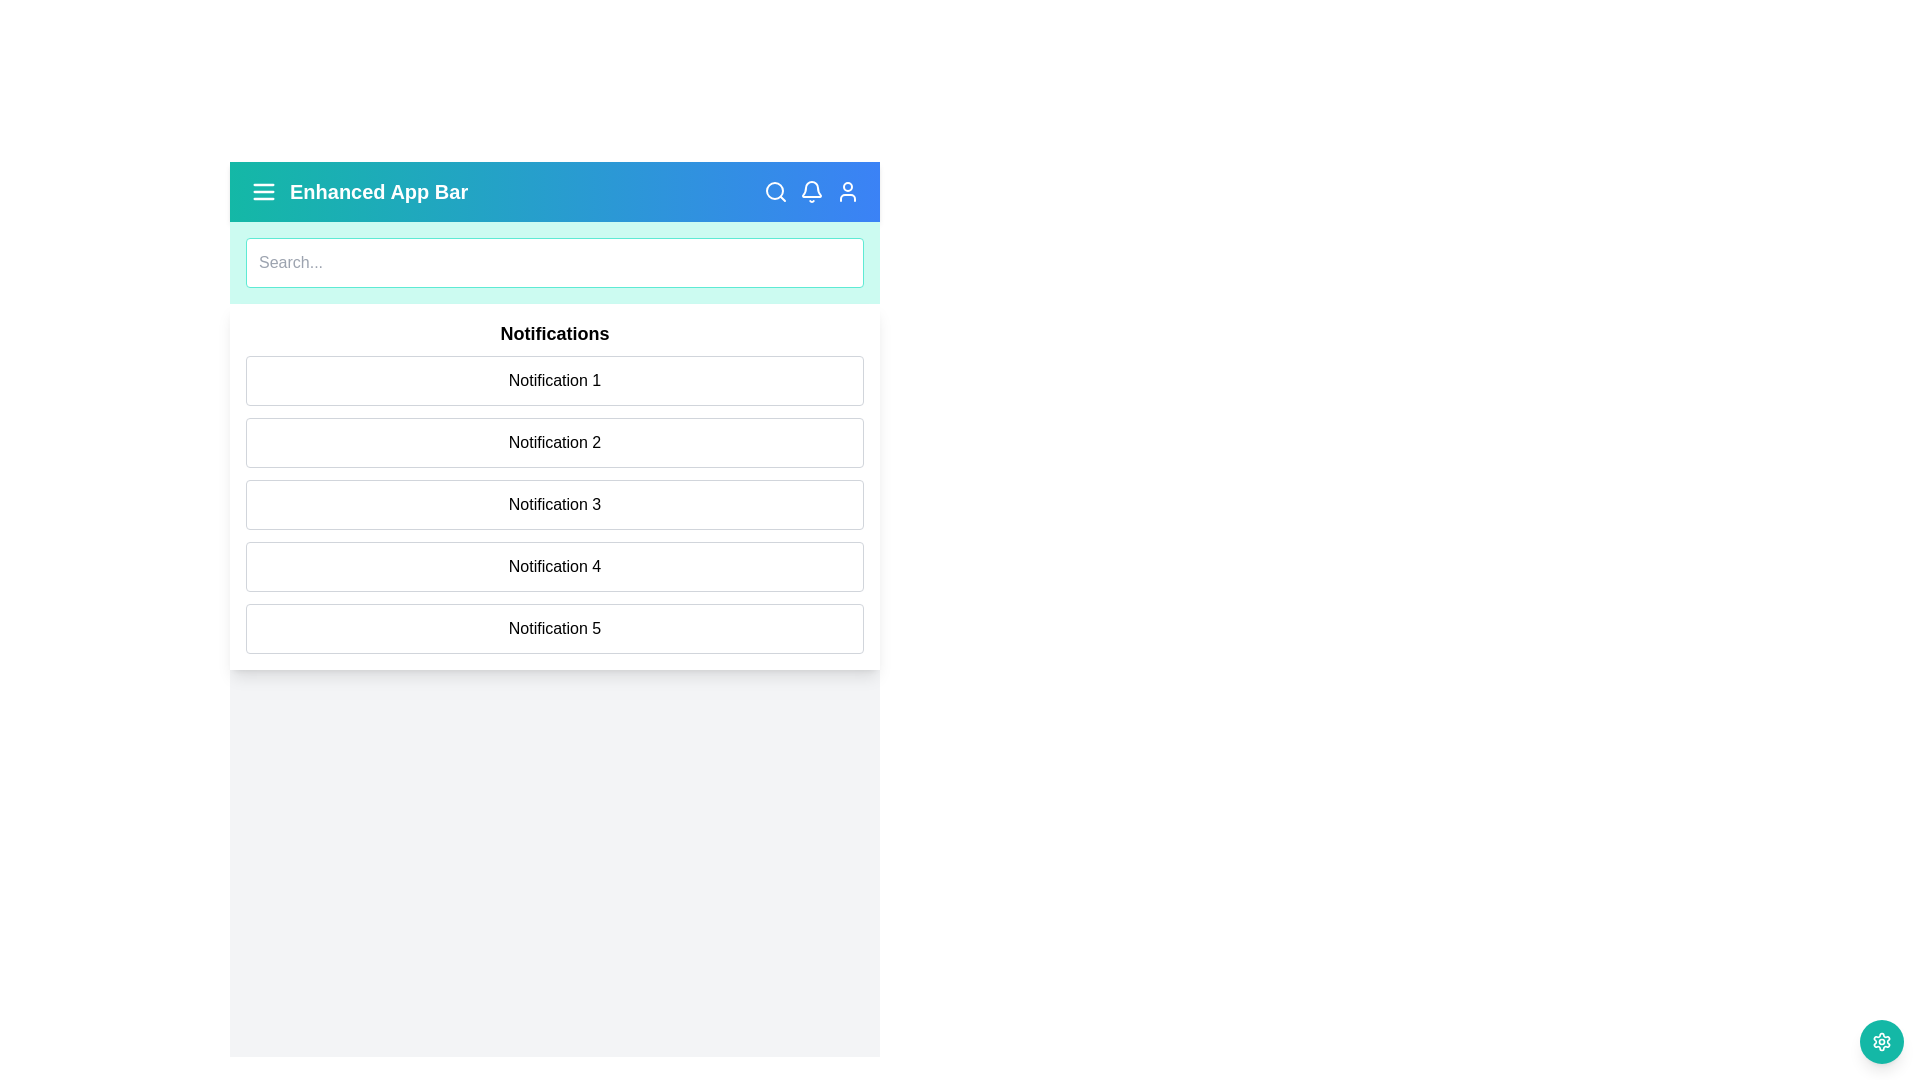 This screenshot has height=1080, width=1920. What do you see at coordinates (1880, 1040) in the screenshot?
I see `the footer settings button located at the bottom-right corner of the screen` at bounding box center [1880, 1040].